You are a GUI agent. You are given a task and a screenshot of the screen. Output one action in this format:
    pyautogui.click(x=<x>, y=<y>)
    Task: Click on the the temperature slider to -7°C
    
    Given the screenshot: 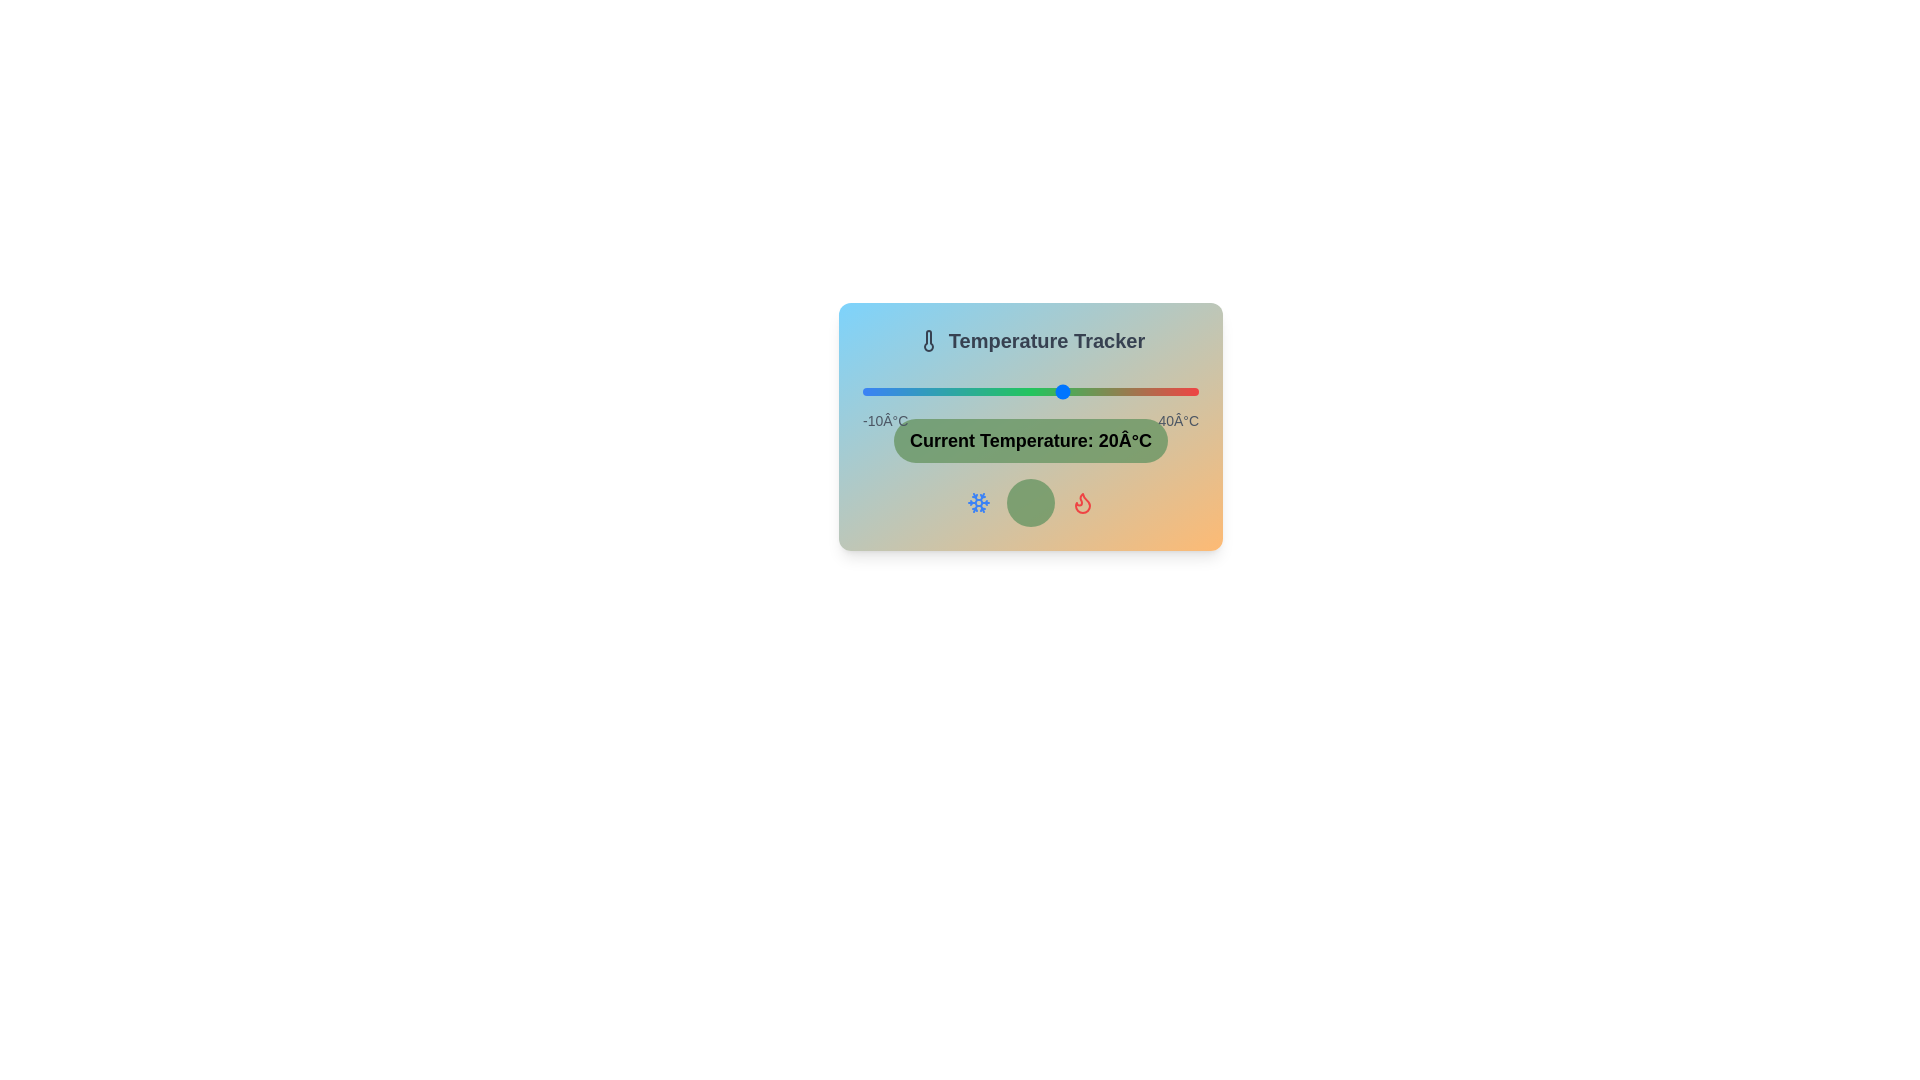 What is the action you would take?
    pyautogui.click(x=882, y=392)
    